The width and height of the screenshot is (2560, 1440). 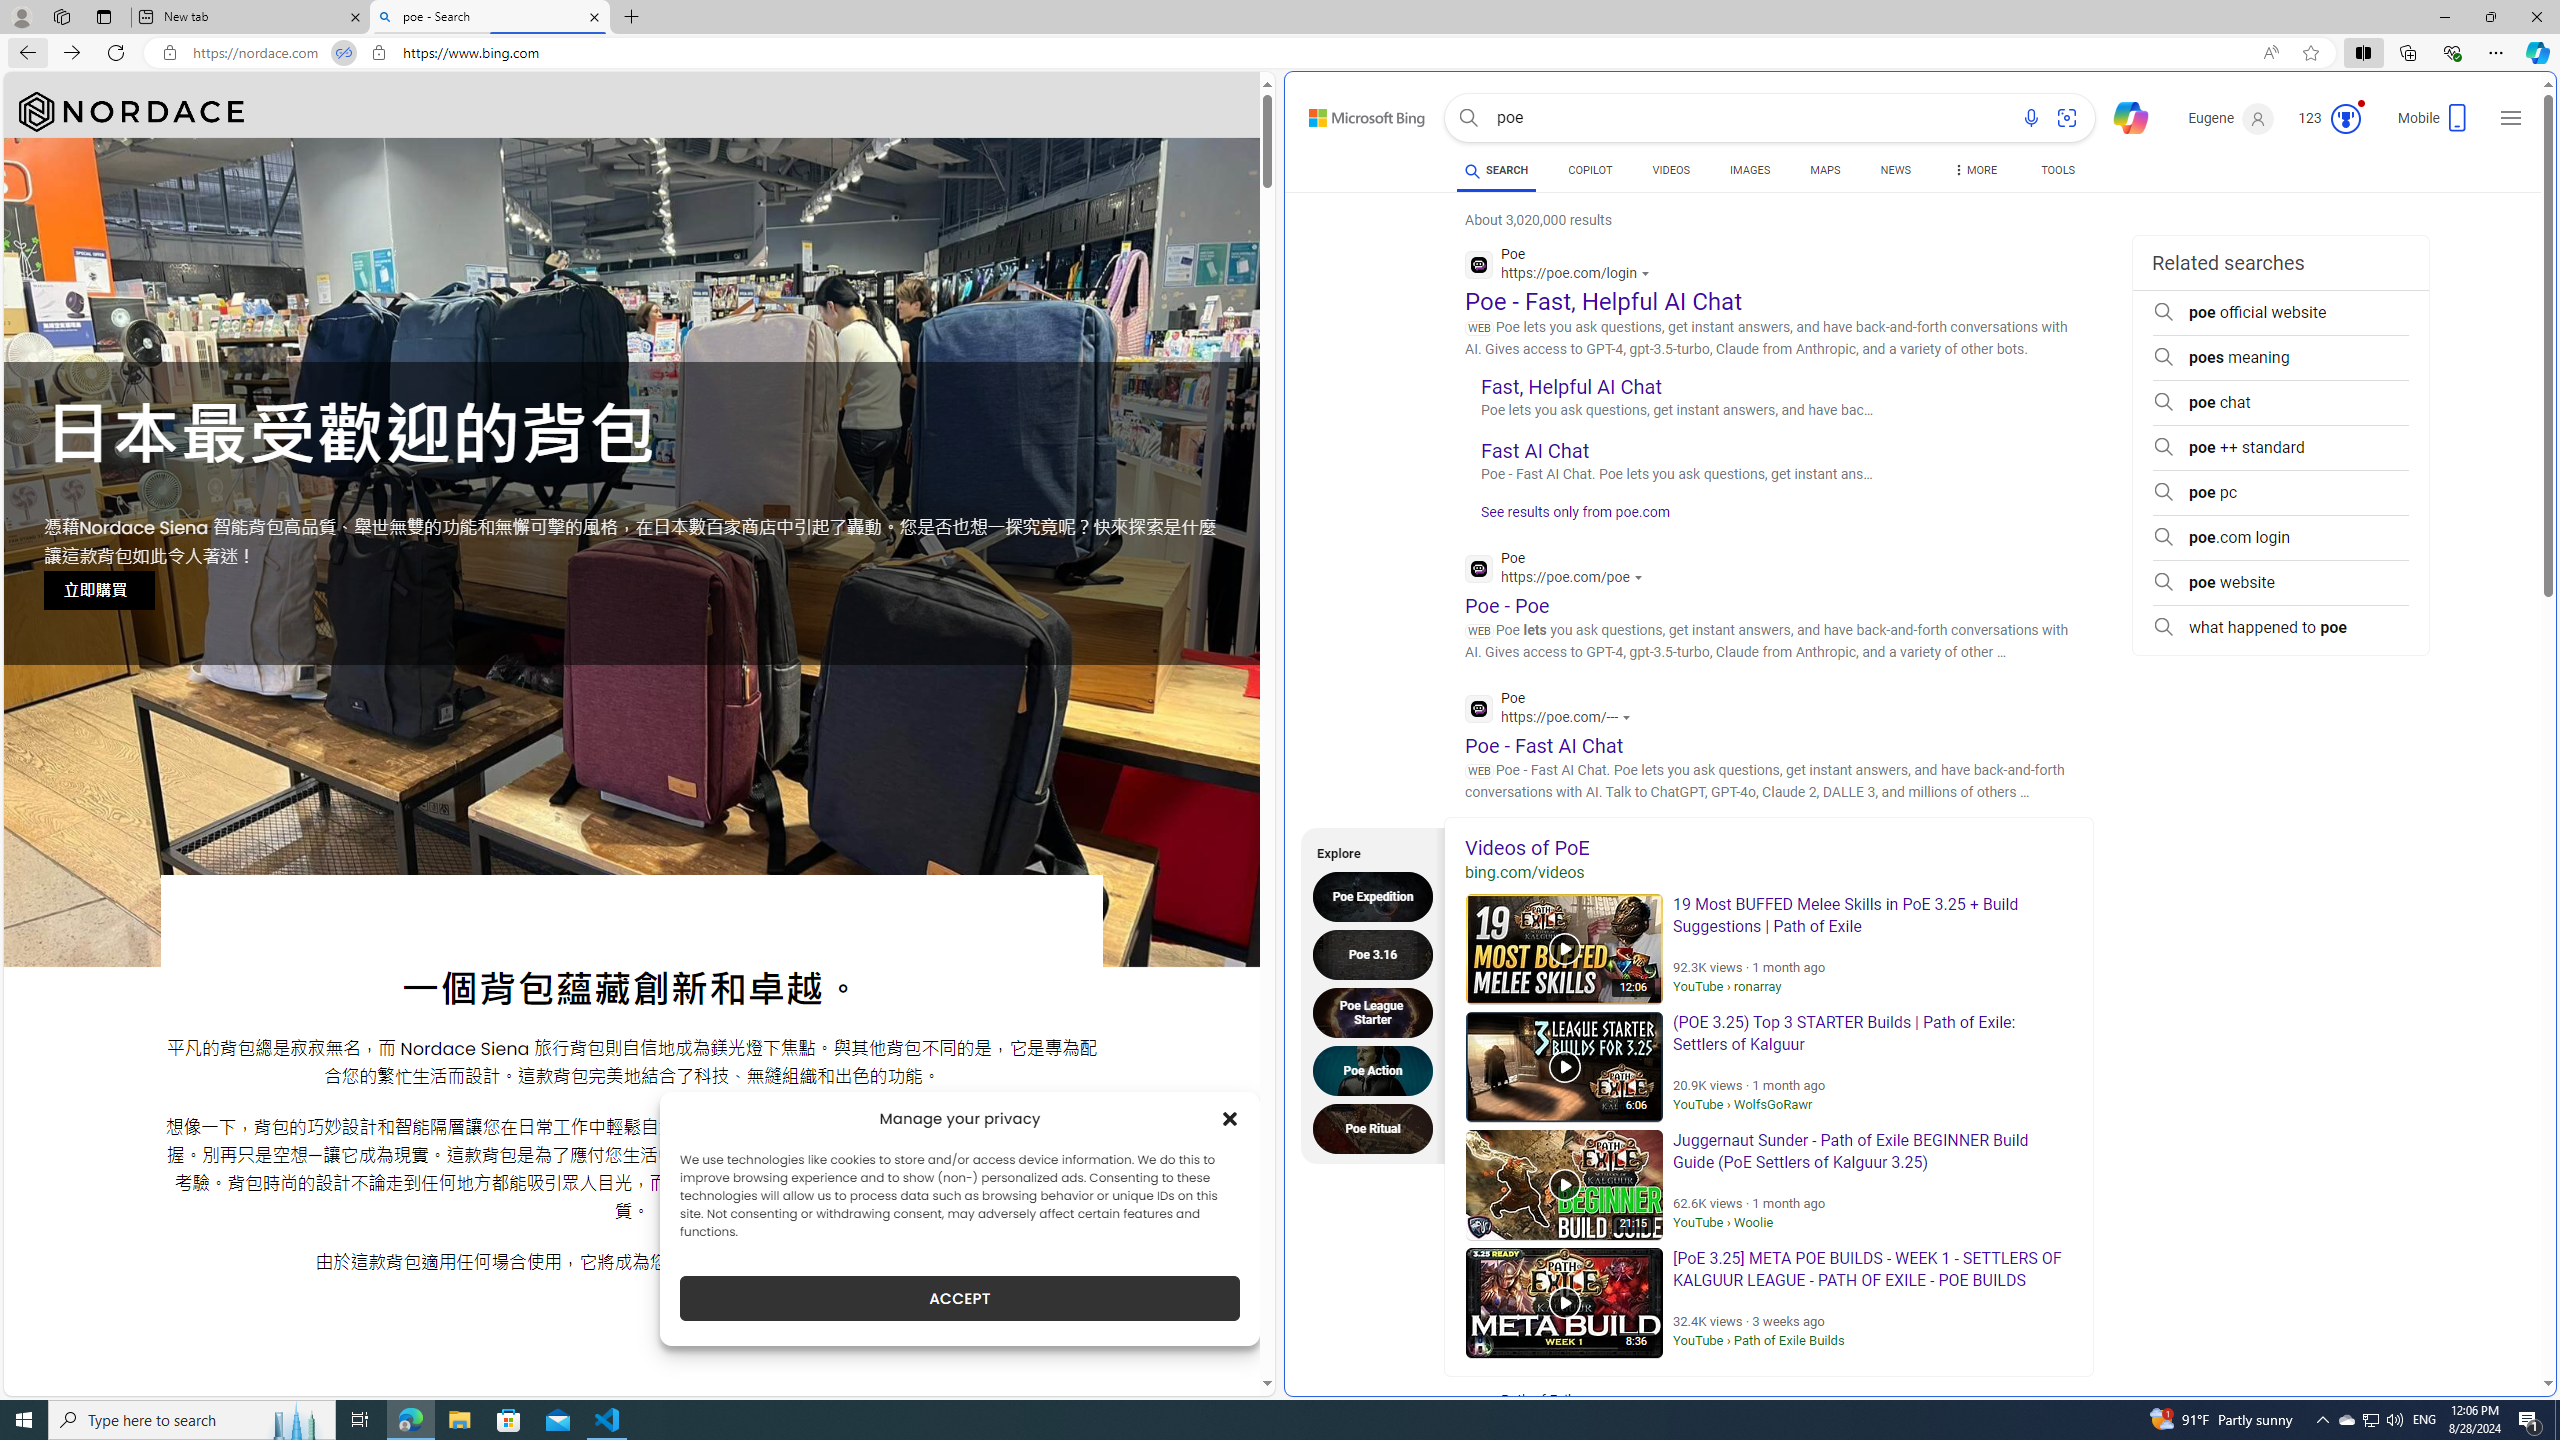 What do you see at coordinates (1974, 172) in the screenshot?
I see `'MORE'` at bounding box center [1974, 172].